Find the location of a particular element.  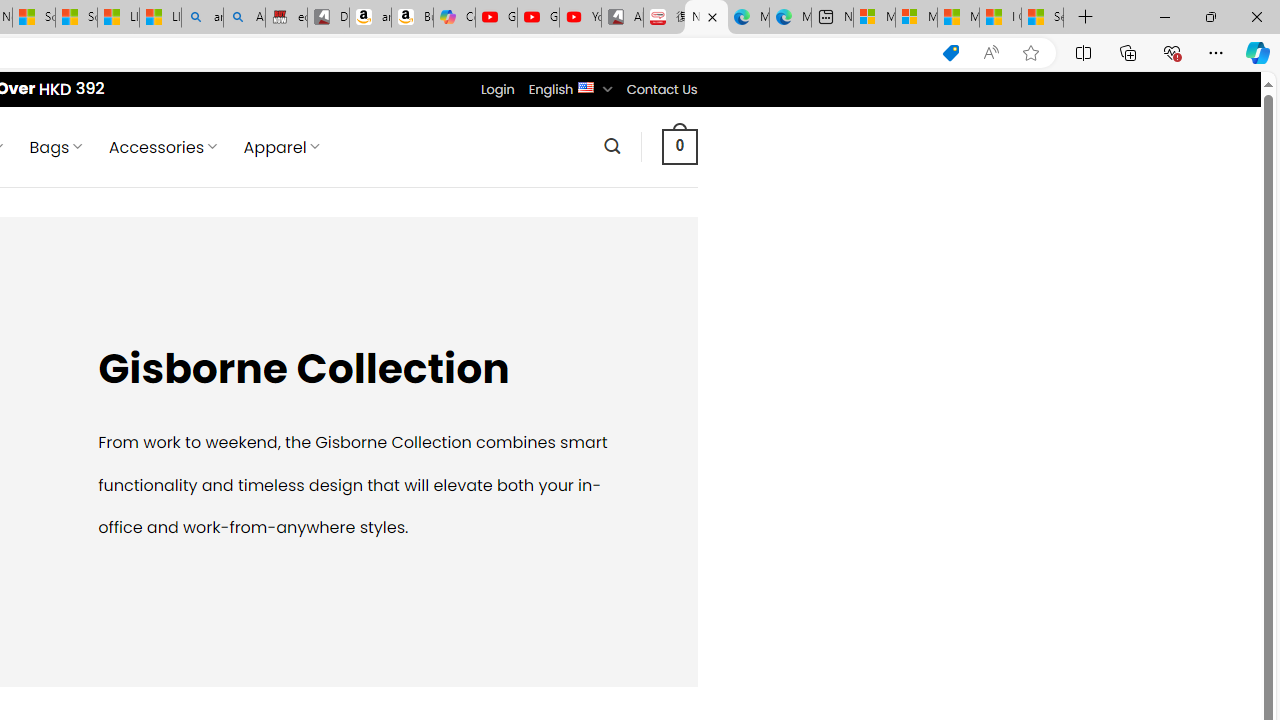

'Nordace - Gisborne Collection' is located at coordinates (706, 17).